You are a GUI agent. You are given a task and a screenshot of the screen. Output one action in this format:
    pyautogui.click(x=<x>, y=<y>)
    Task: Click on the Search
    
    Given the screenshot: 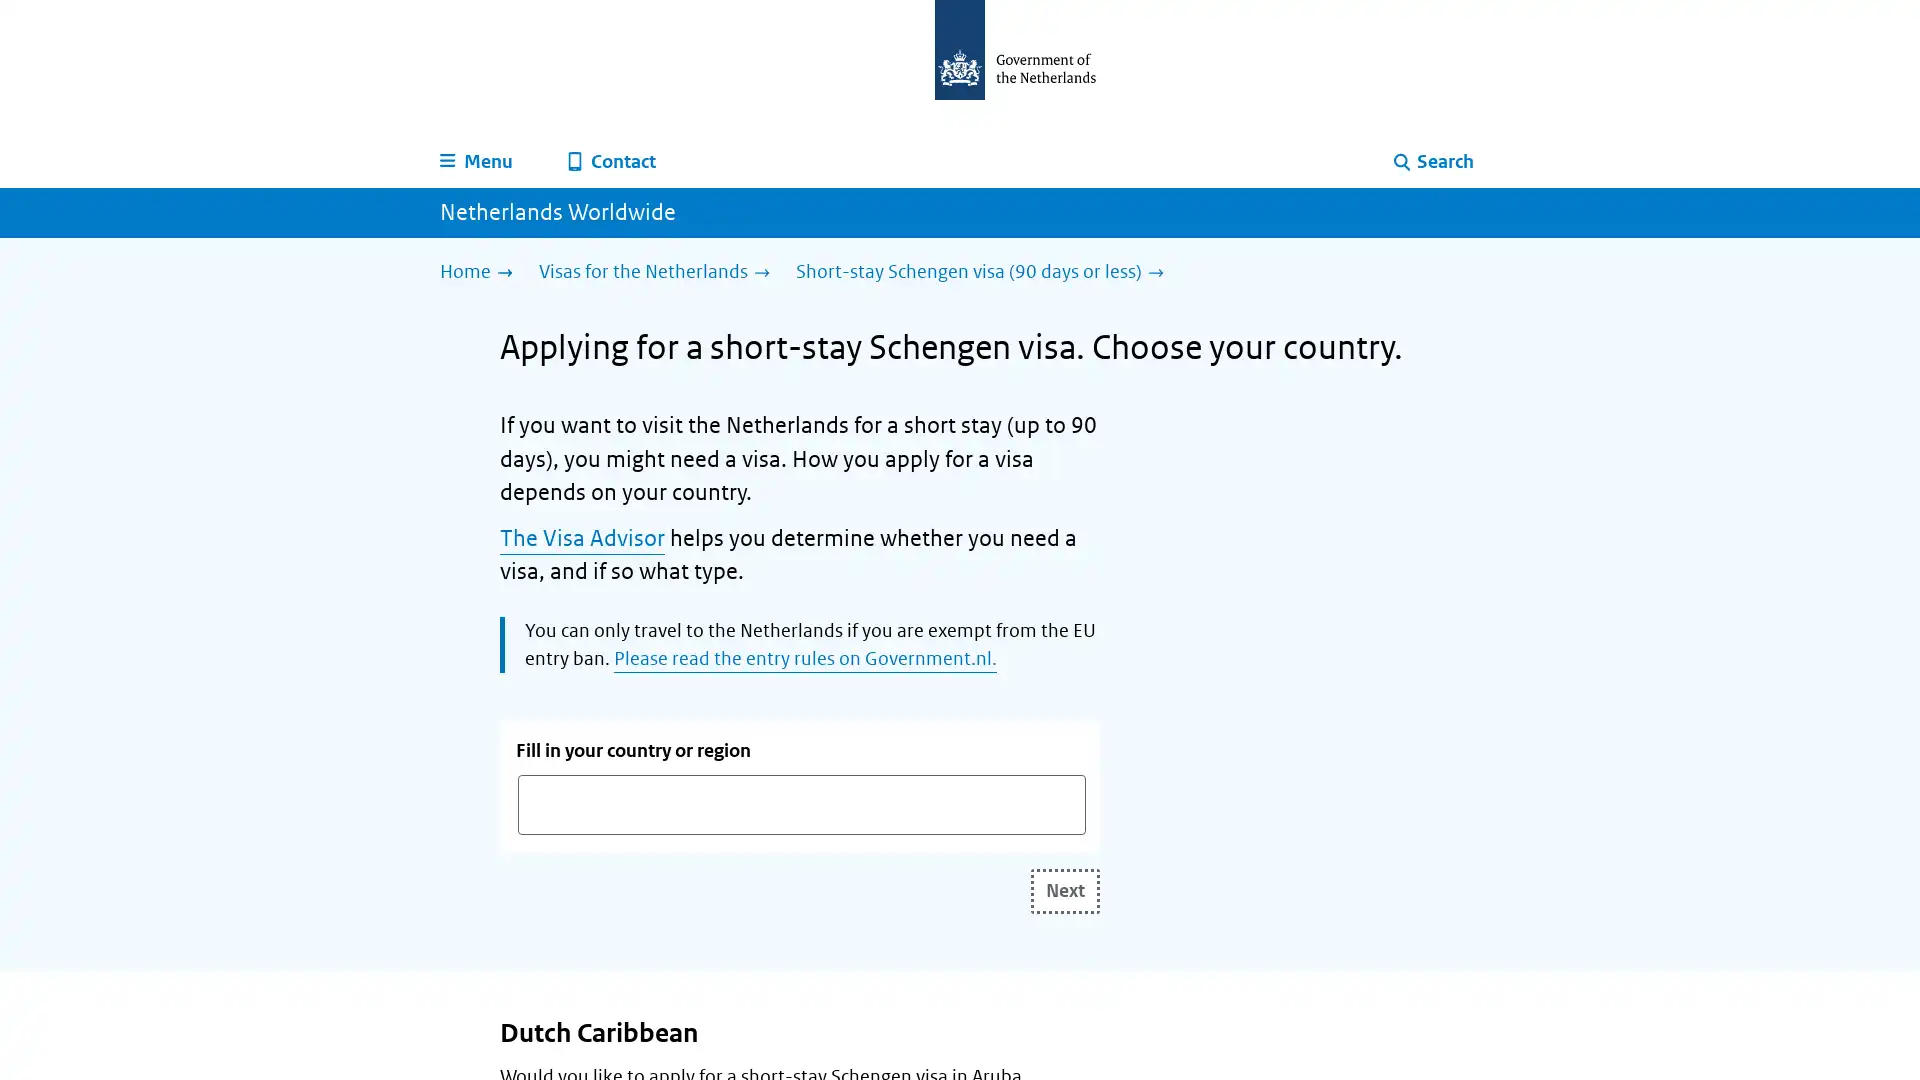 What is the action you would take?
    pyautogui.click(x=1433, y=161)
    